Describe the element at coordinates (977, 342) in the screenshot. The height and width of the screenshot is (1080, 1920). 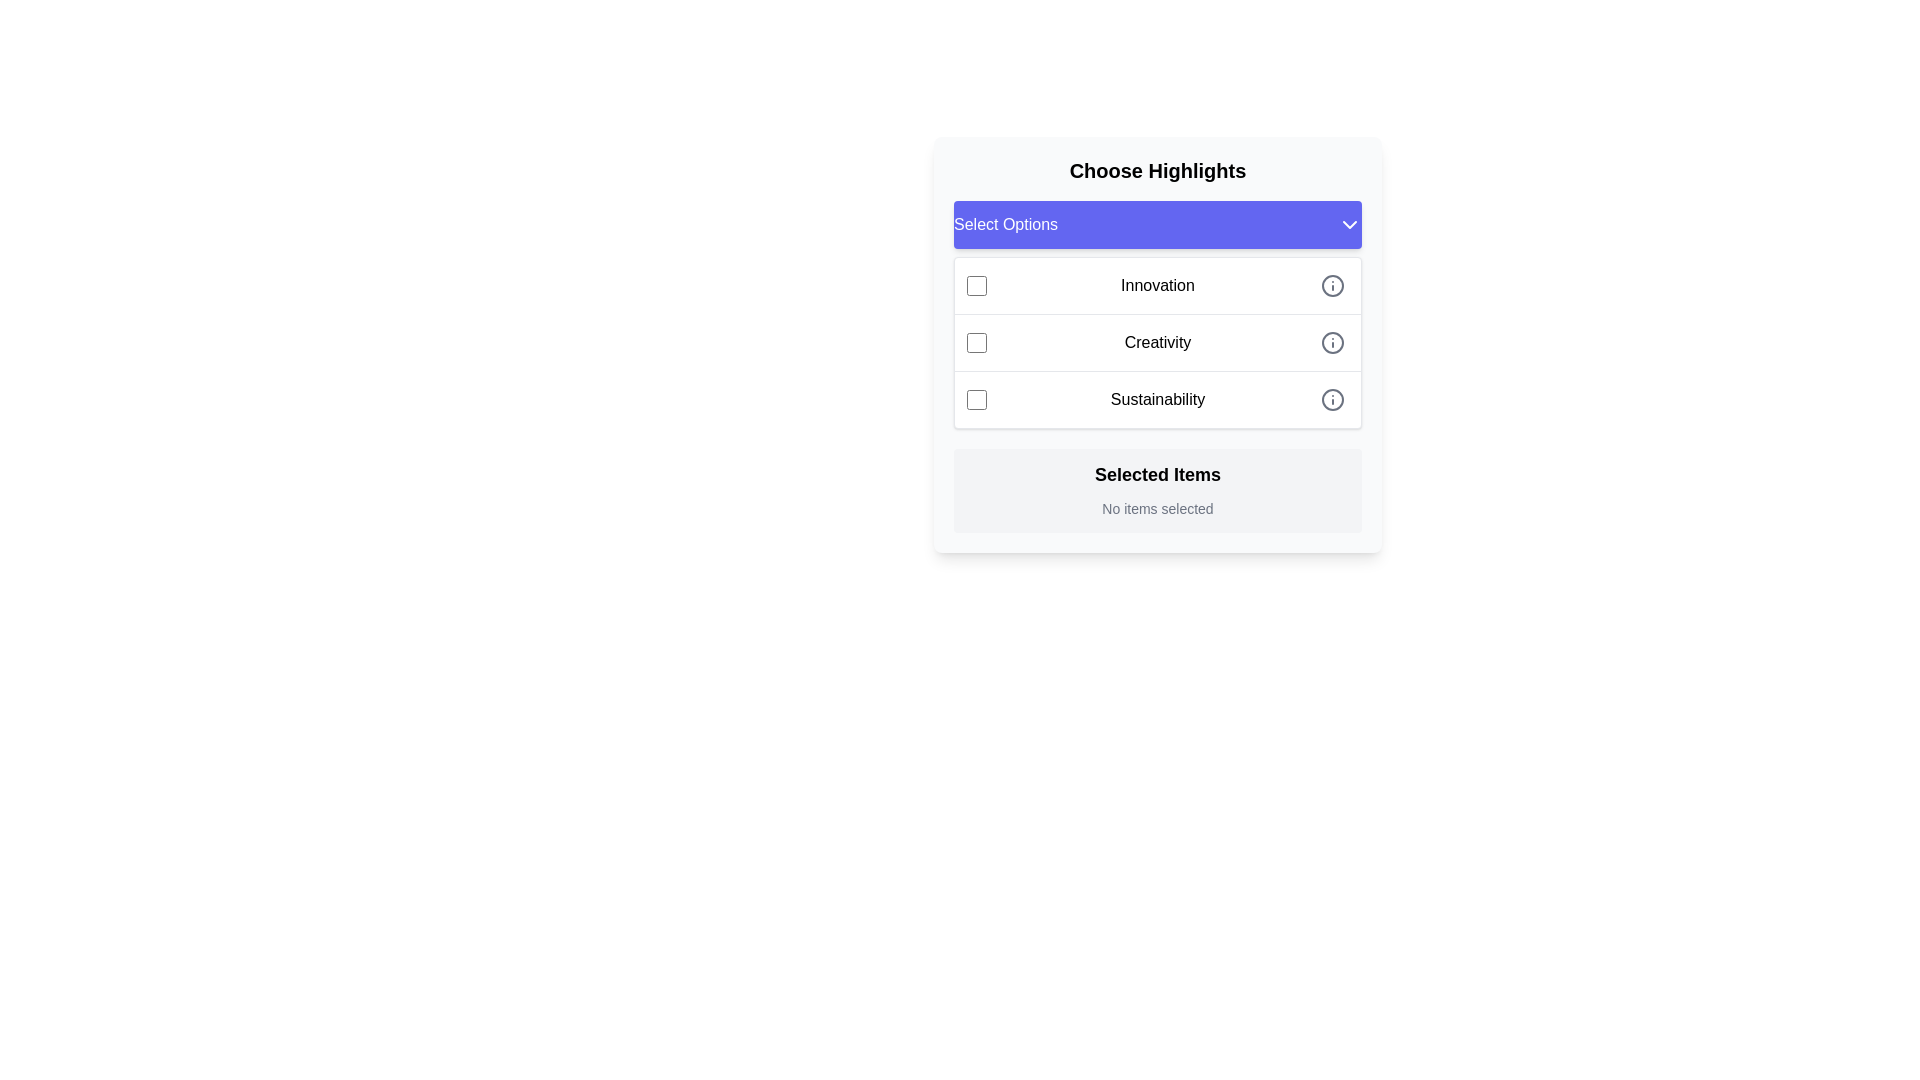
I see `the 'Creativity' checkbox` at that location.